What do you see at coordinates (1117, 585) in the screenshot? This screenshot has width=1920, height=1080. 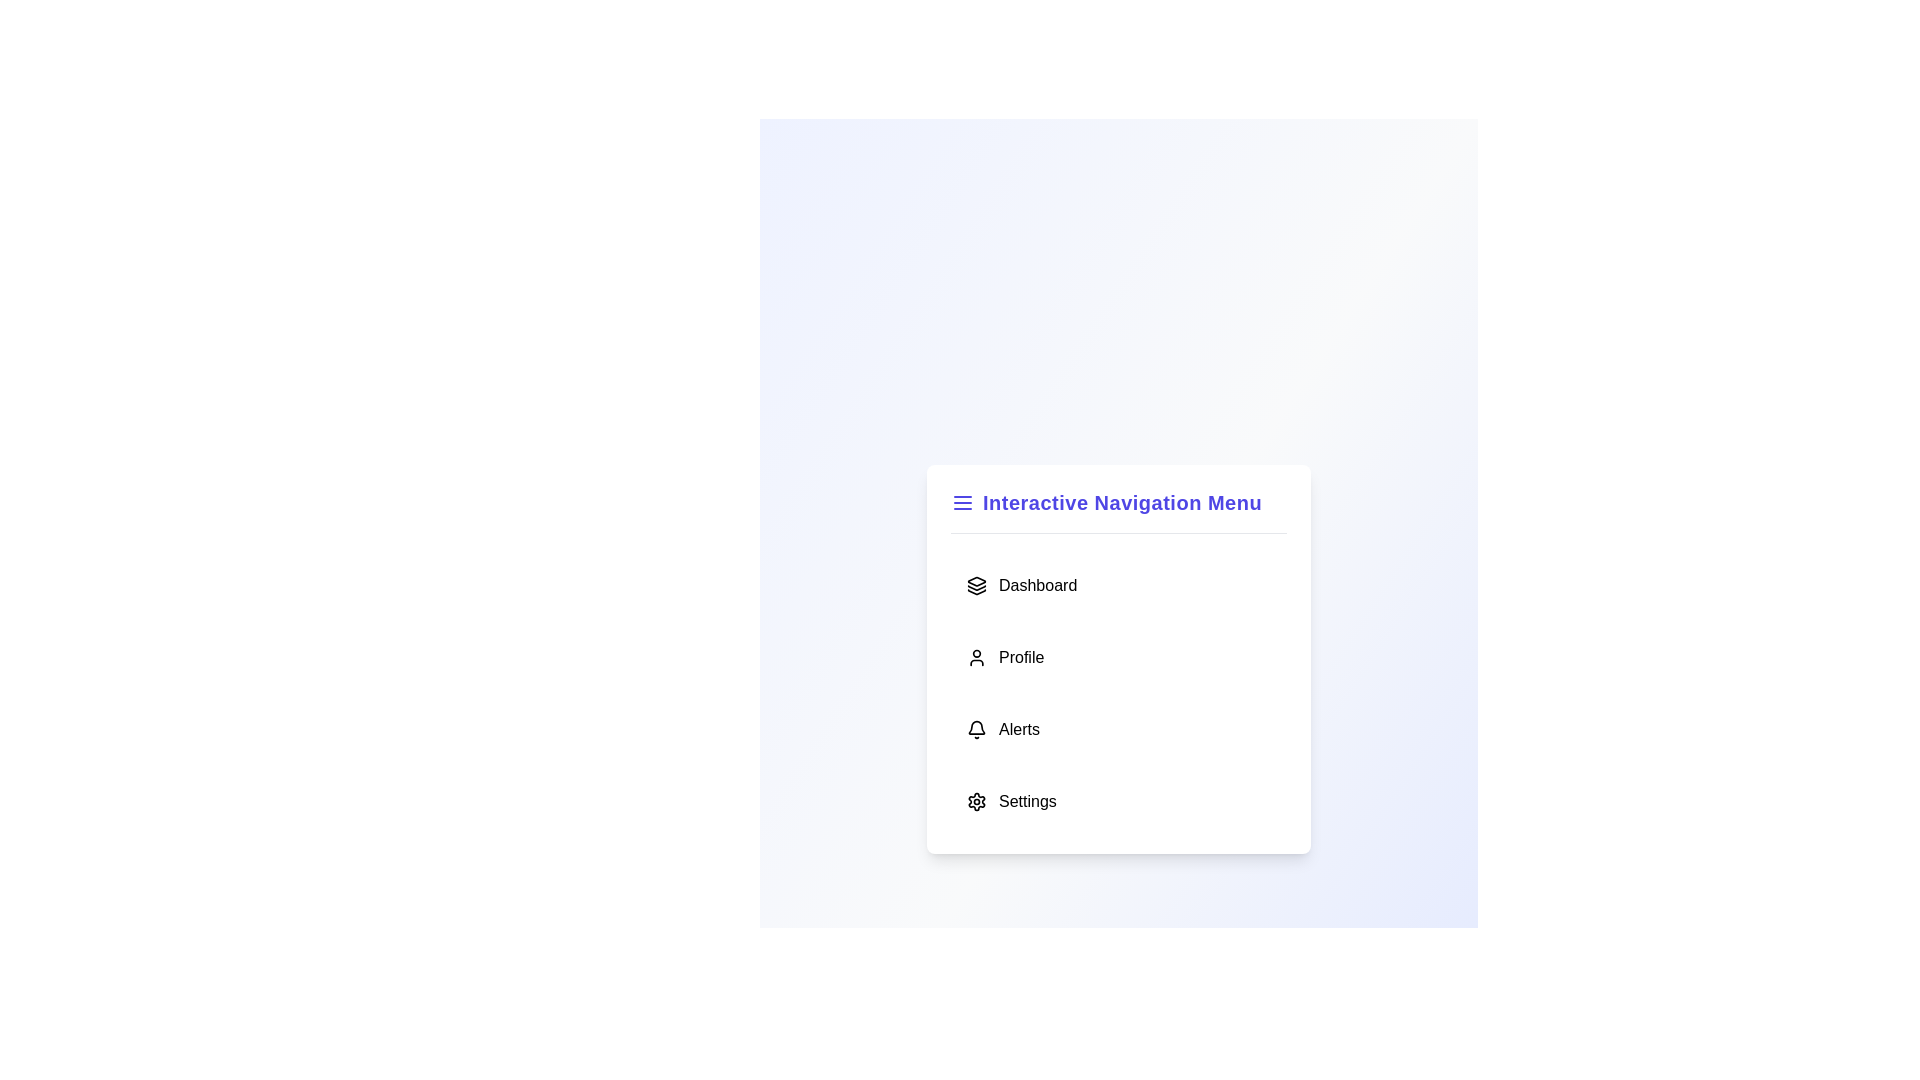 I see `the menu item Dashboard by clicking on it` at bounding box center [1117, 585].